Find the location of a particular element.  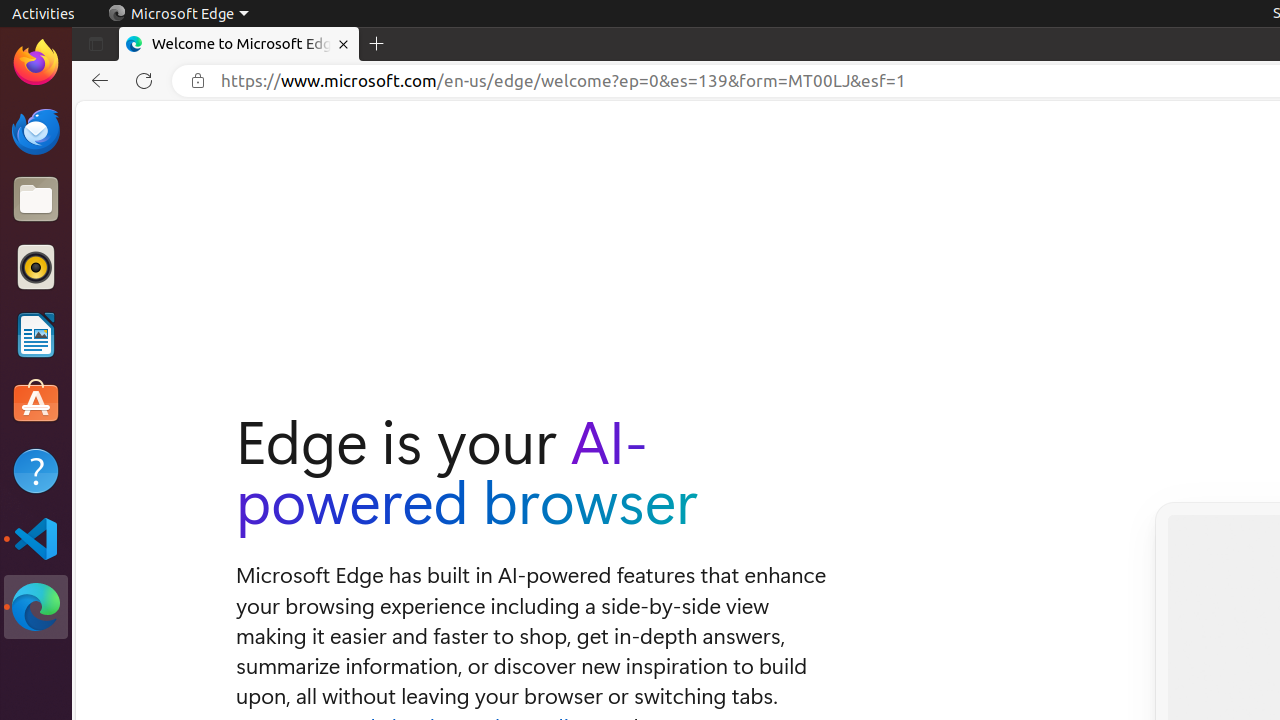

'Refresh' is located at coordinates (143, 80).